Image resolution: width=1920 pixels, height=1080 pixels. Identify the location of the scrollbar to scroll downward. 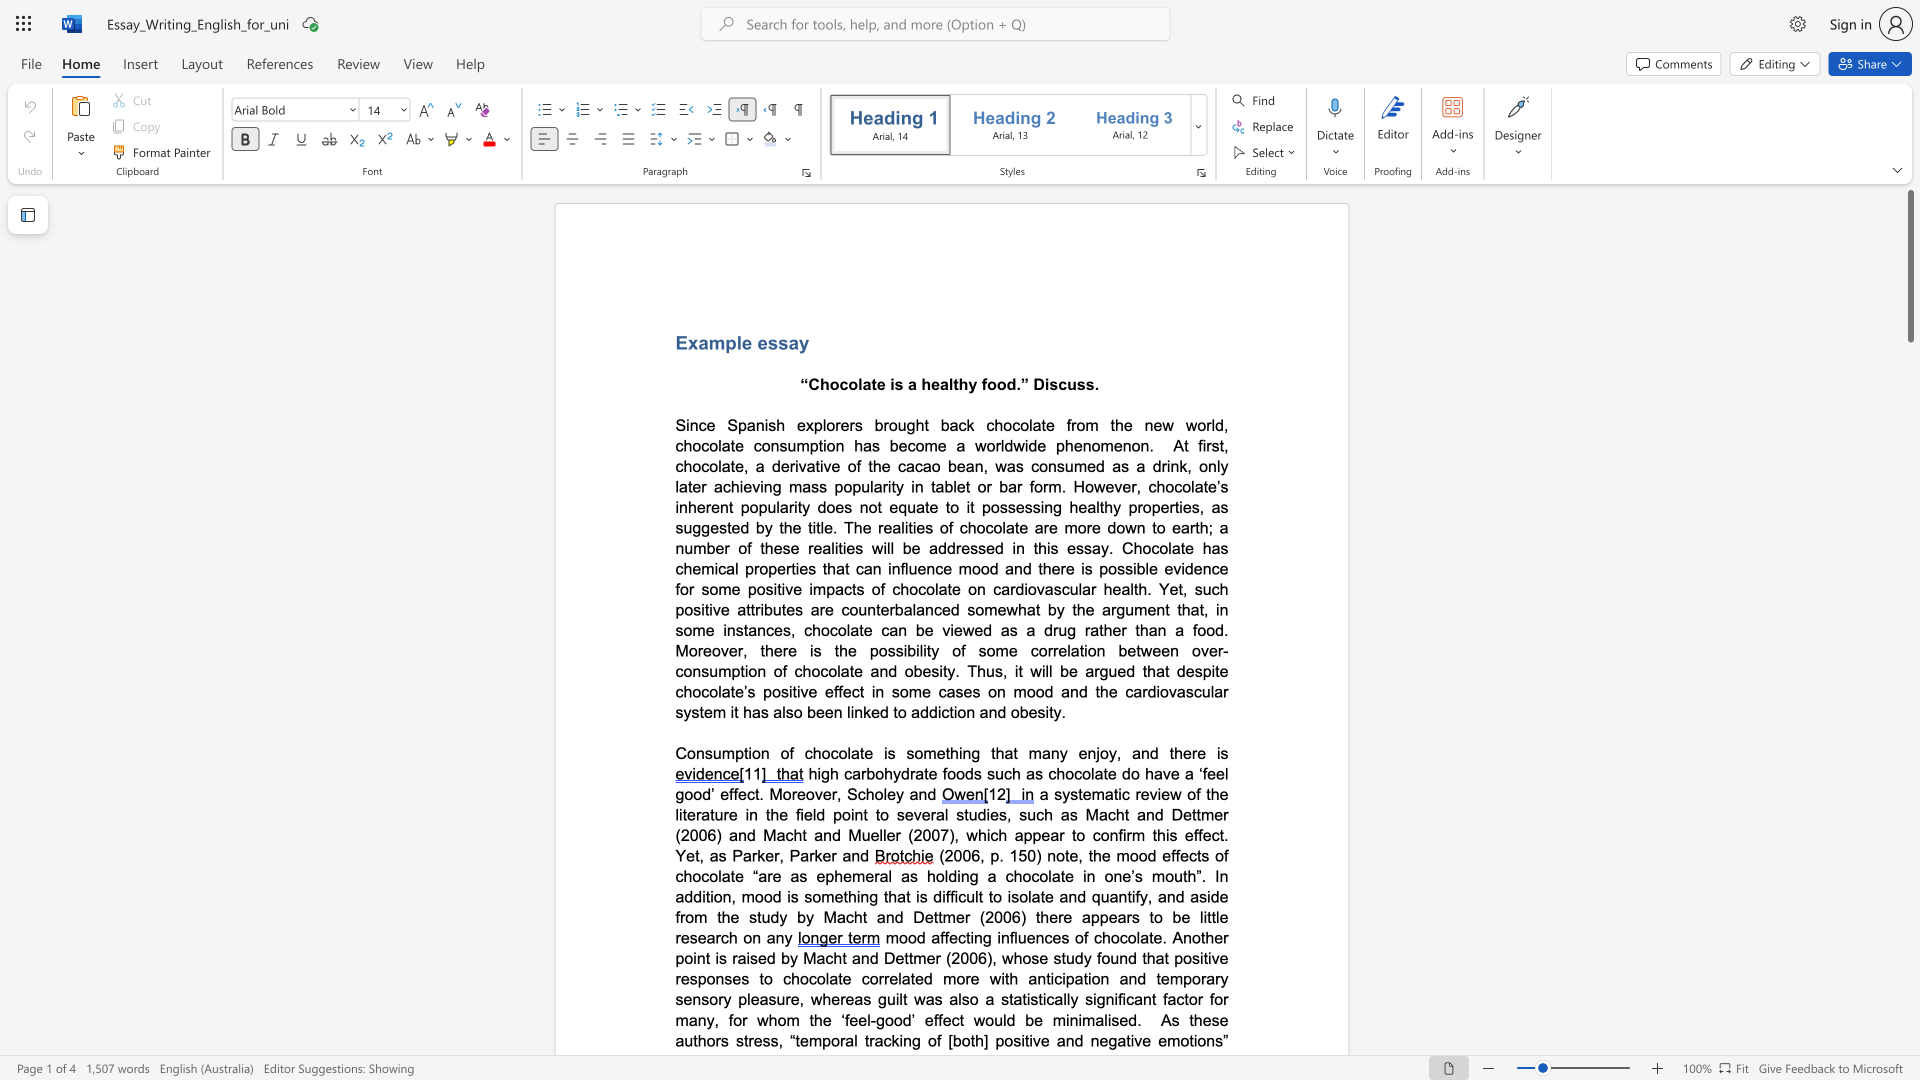
(1909, 450).